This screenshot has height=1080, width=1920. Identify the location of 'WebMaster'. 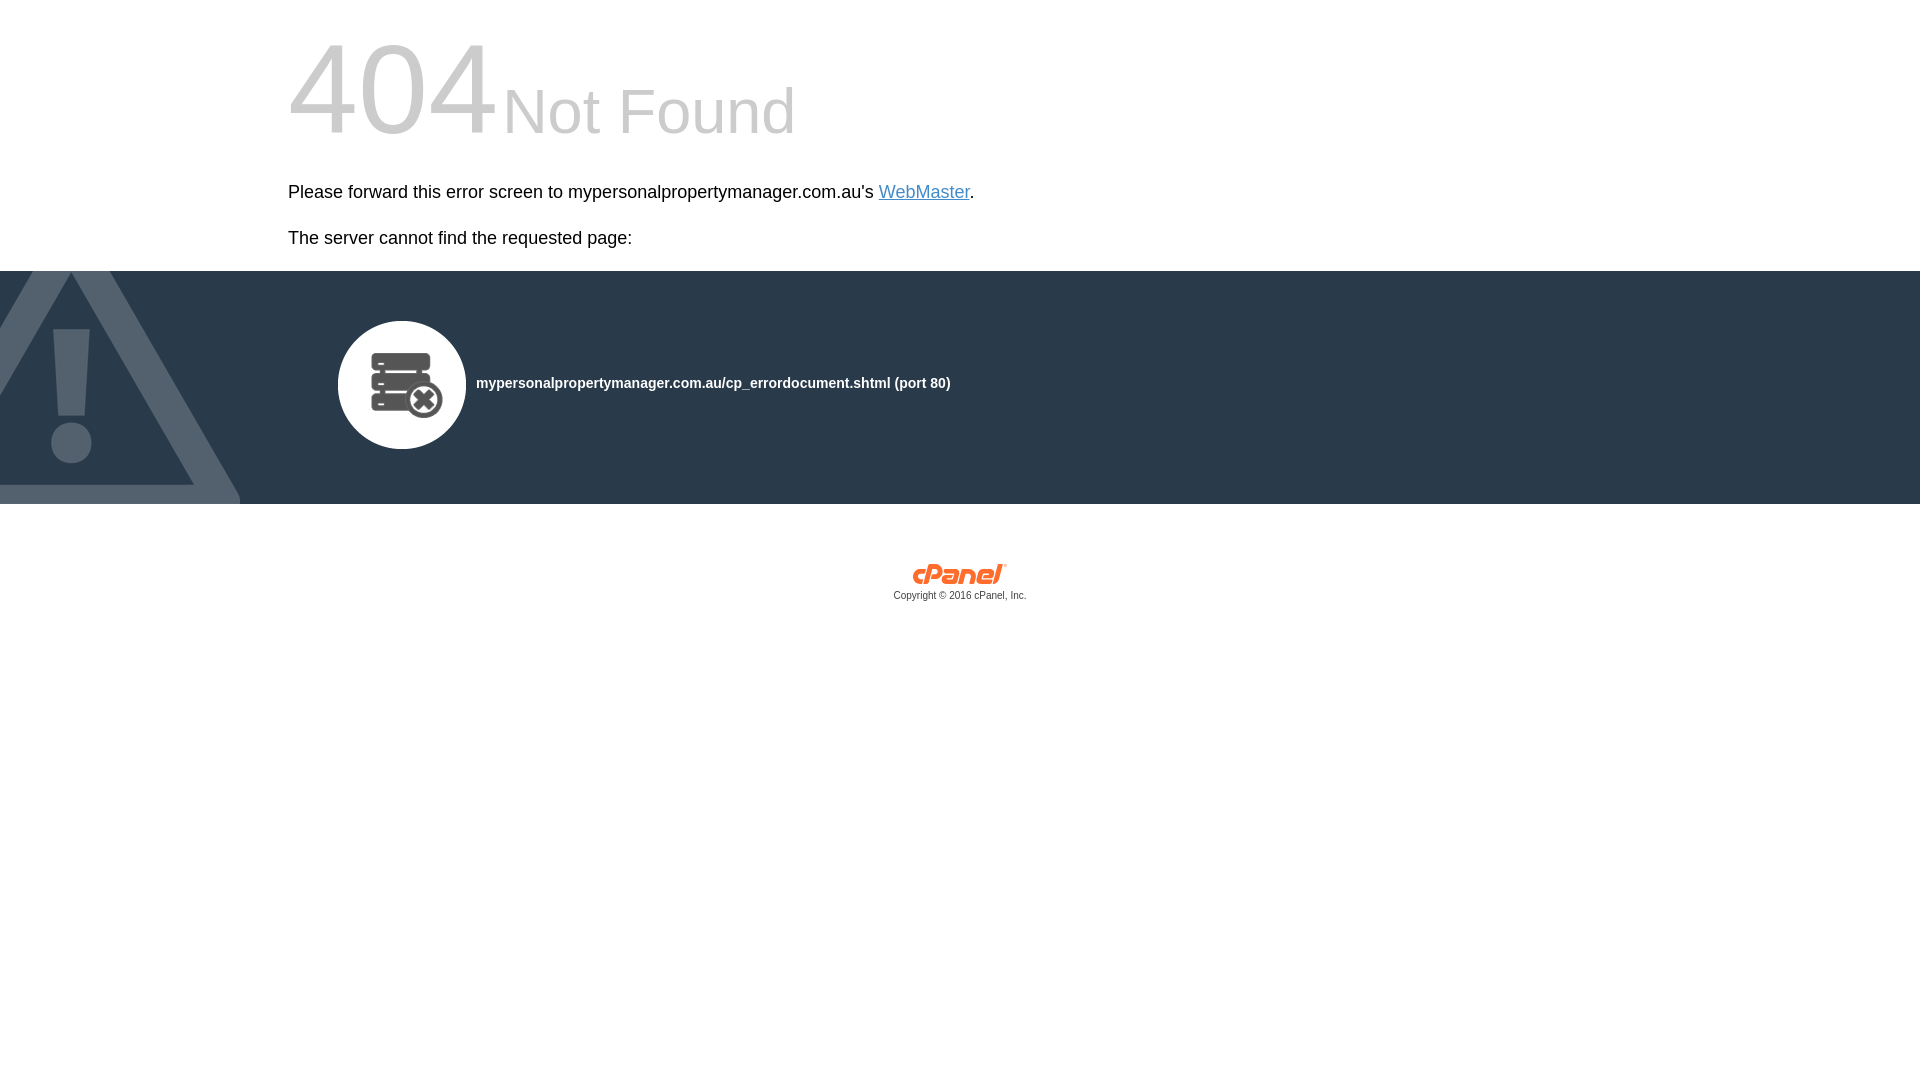
(923, 192).